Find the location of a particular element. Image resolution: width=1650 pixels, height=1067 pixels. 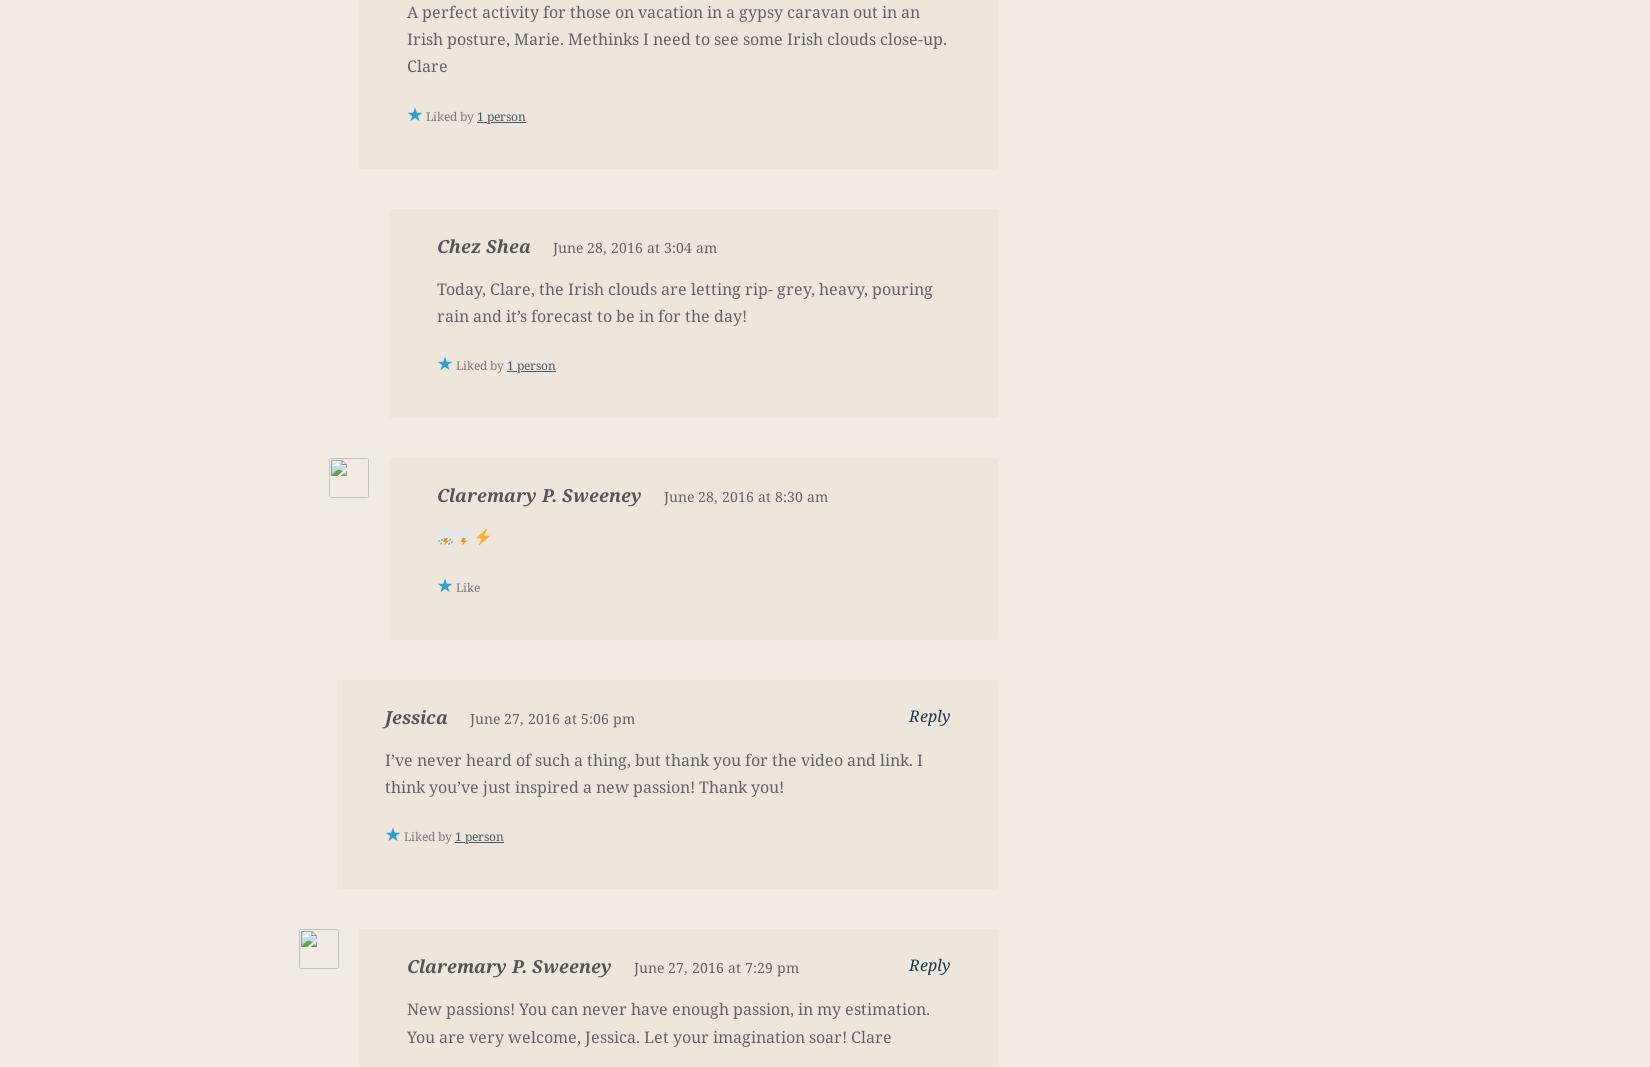

'Today, Clare, the Irish clouds are letting rip- grey, heavy, pouring rain and it’s forecast to be in for the day!' is located at coordinates (435, 301).